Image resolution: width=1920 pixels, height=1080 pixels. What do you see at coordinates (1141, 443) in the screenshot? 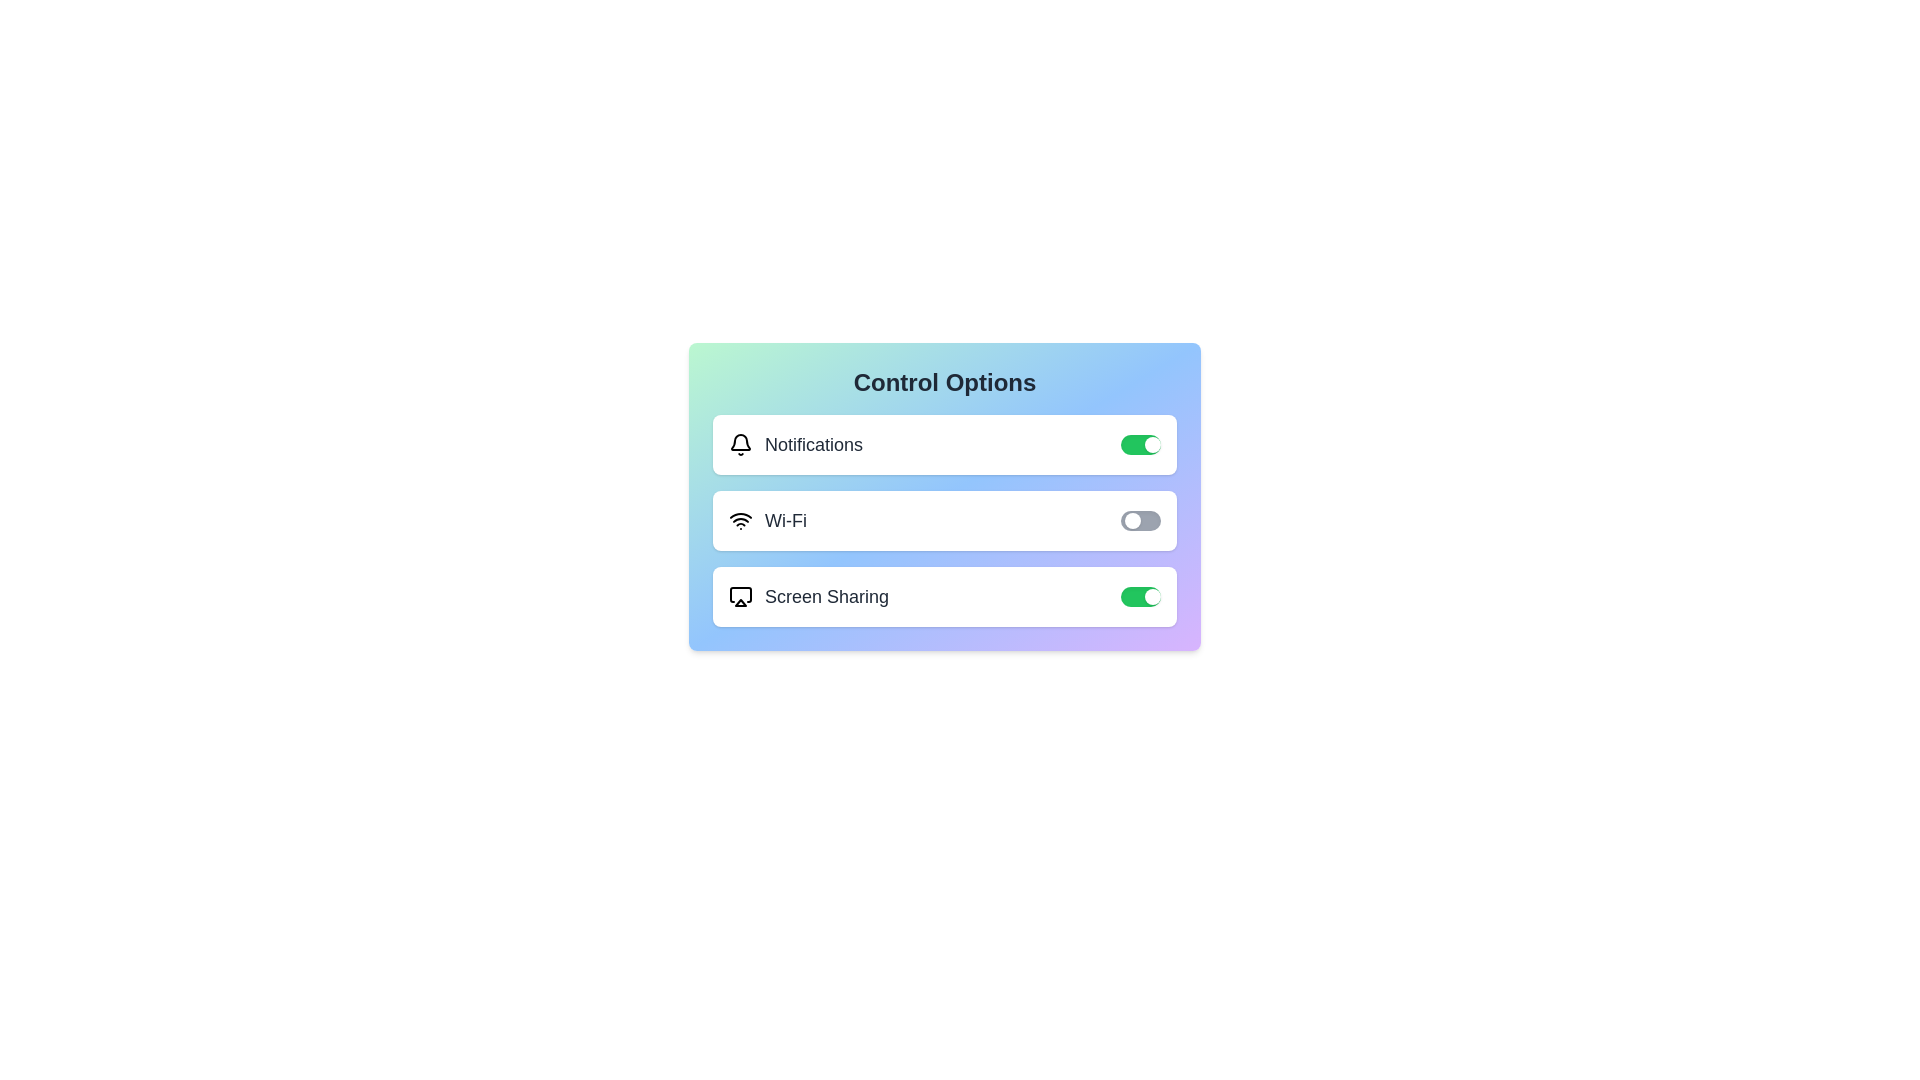
I see `the switch corresponding to Notifications` at bounding box center [1141, 443].